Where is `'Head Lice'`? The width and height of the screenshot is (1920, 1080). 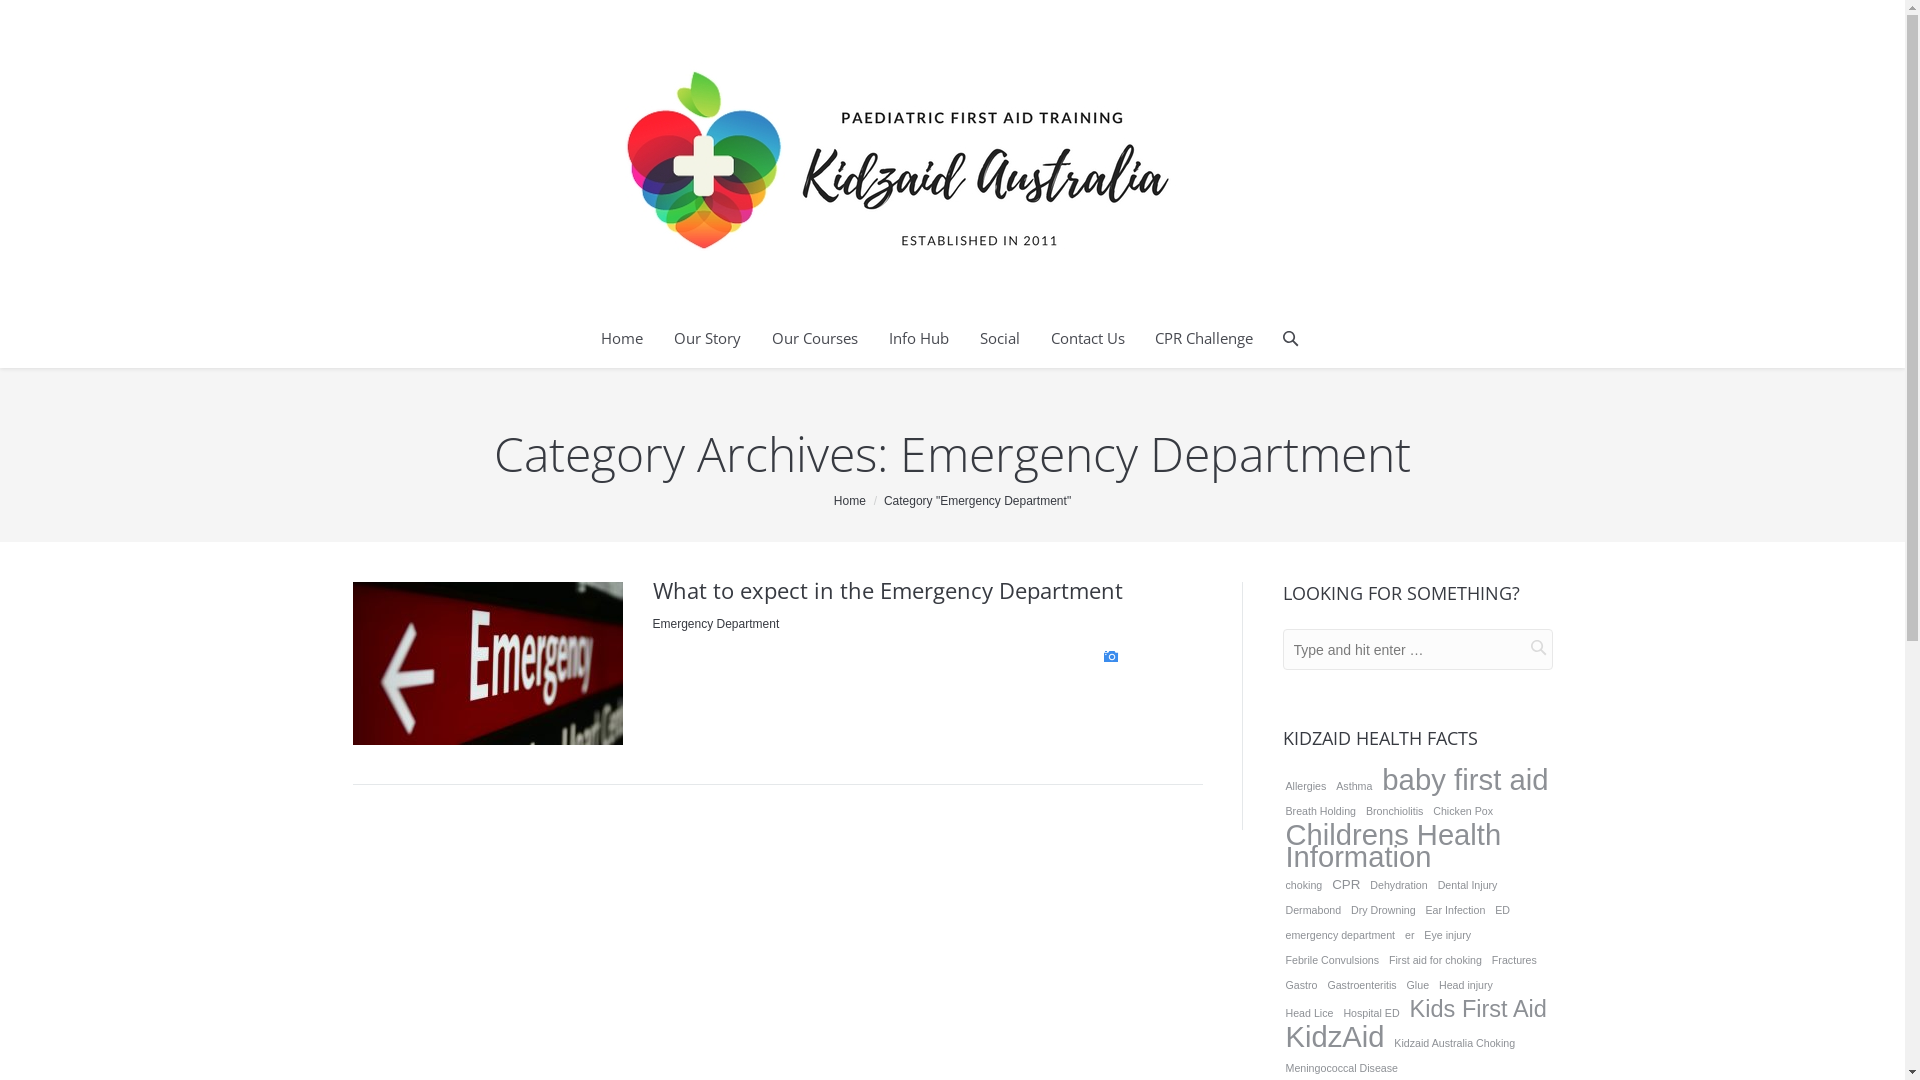
'Head Lice' is located at coordinates (1309, 1013).